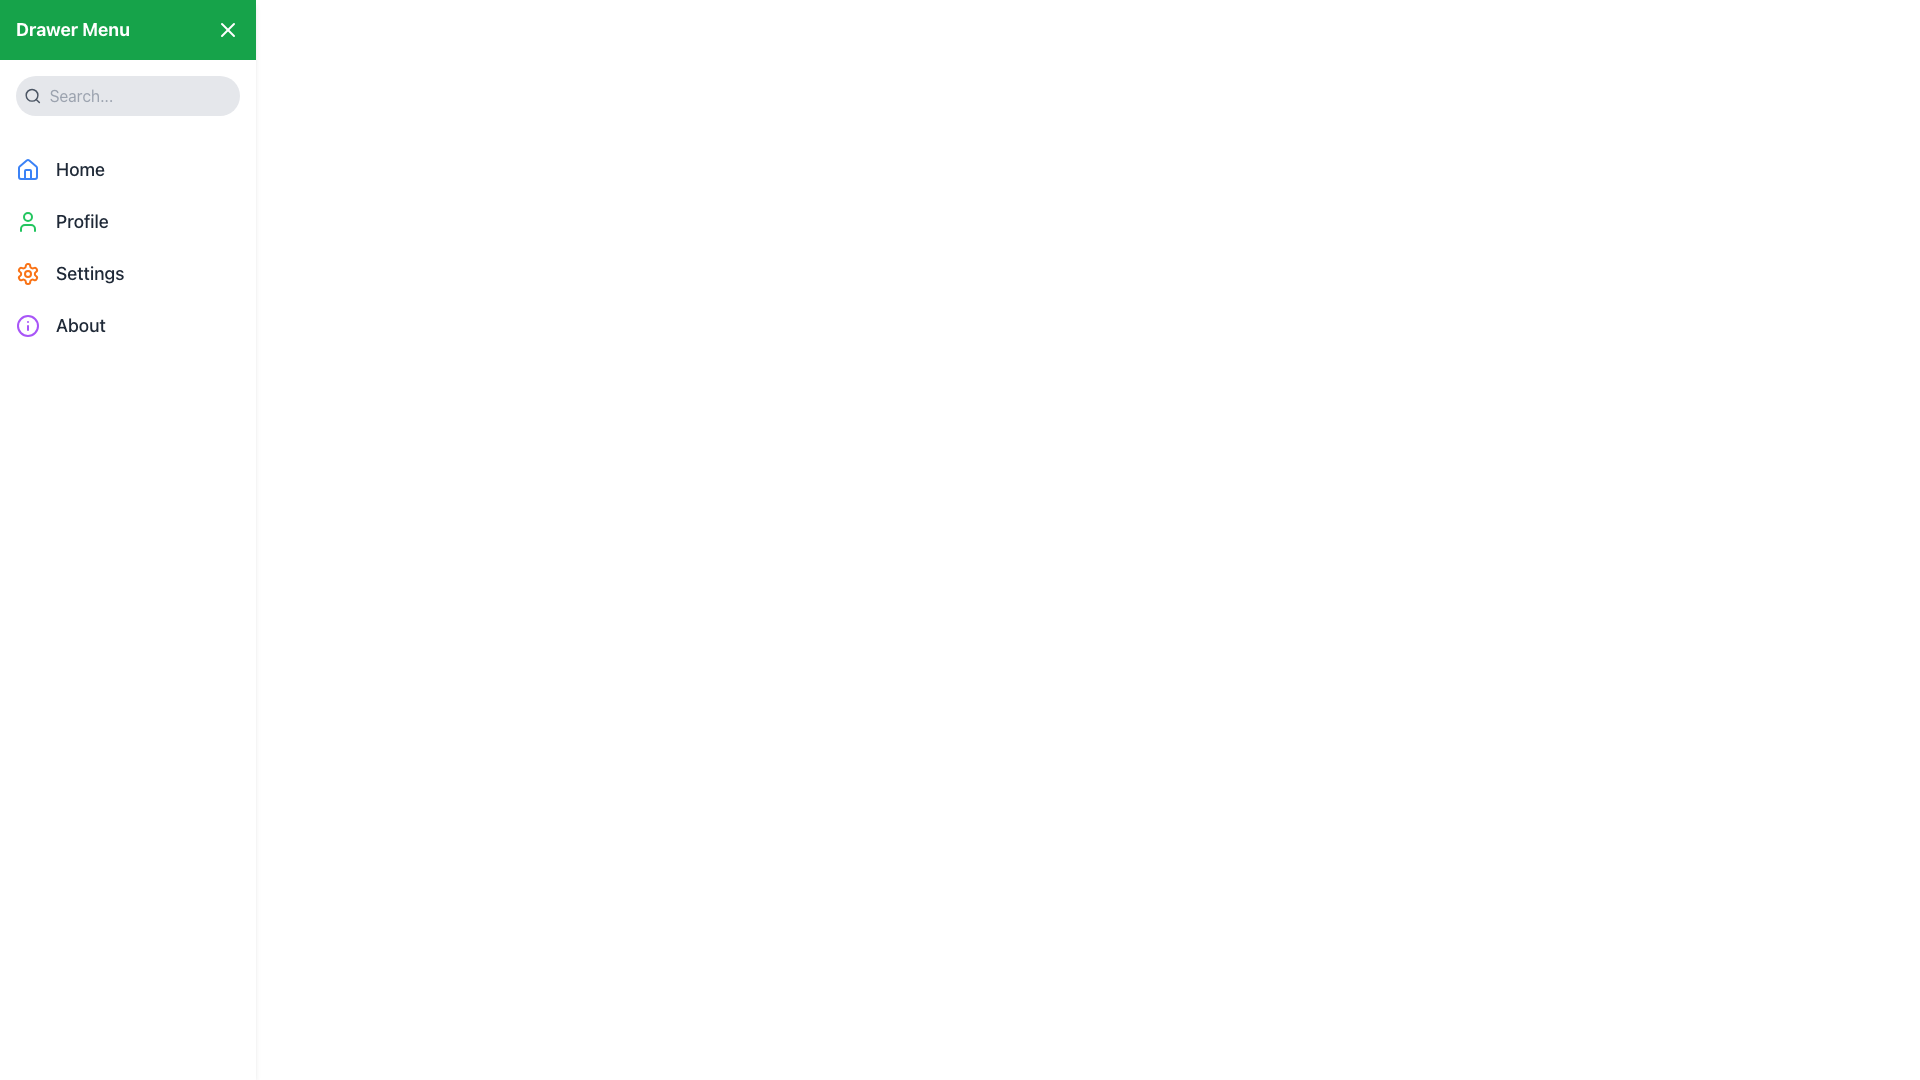  What do you see at coordinates (227, 30) in the screenshot?
I see `the 'X' icon in the top-right corner of the green 'Drawer Menu' bar, which is styled as two crossing lines forming an iconographic close button` at bounding box center [227, 30].